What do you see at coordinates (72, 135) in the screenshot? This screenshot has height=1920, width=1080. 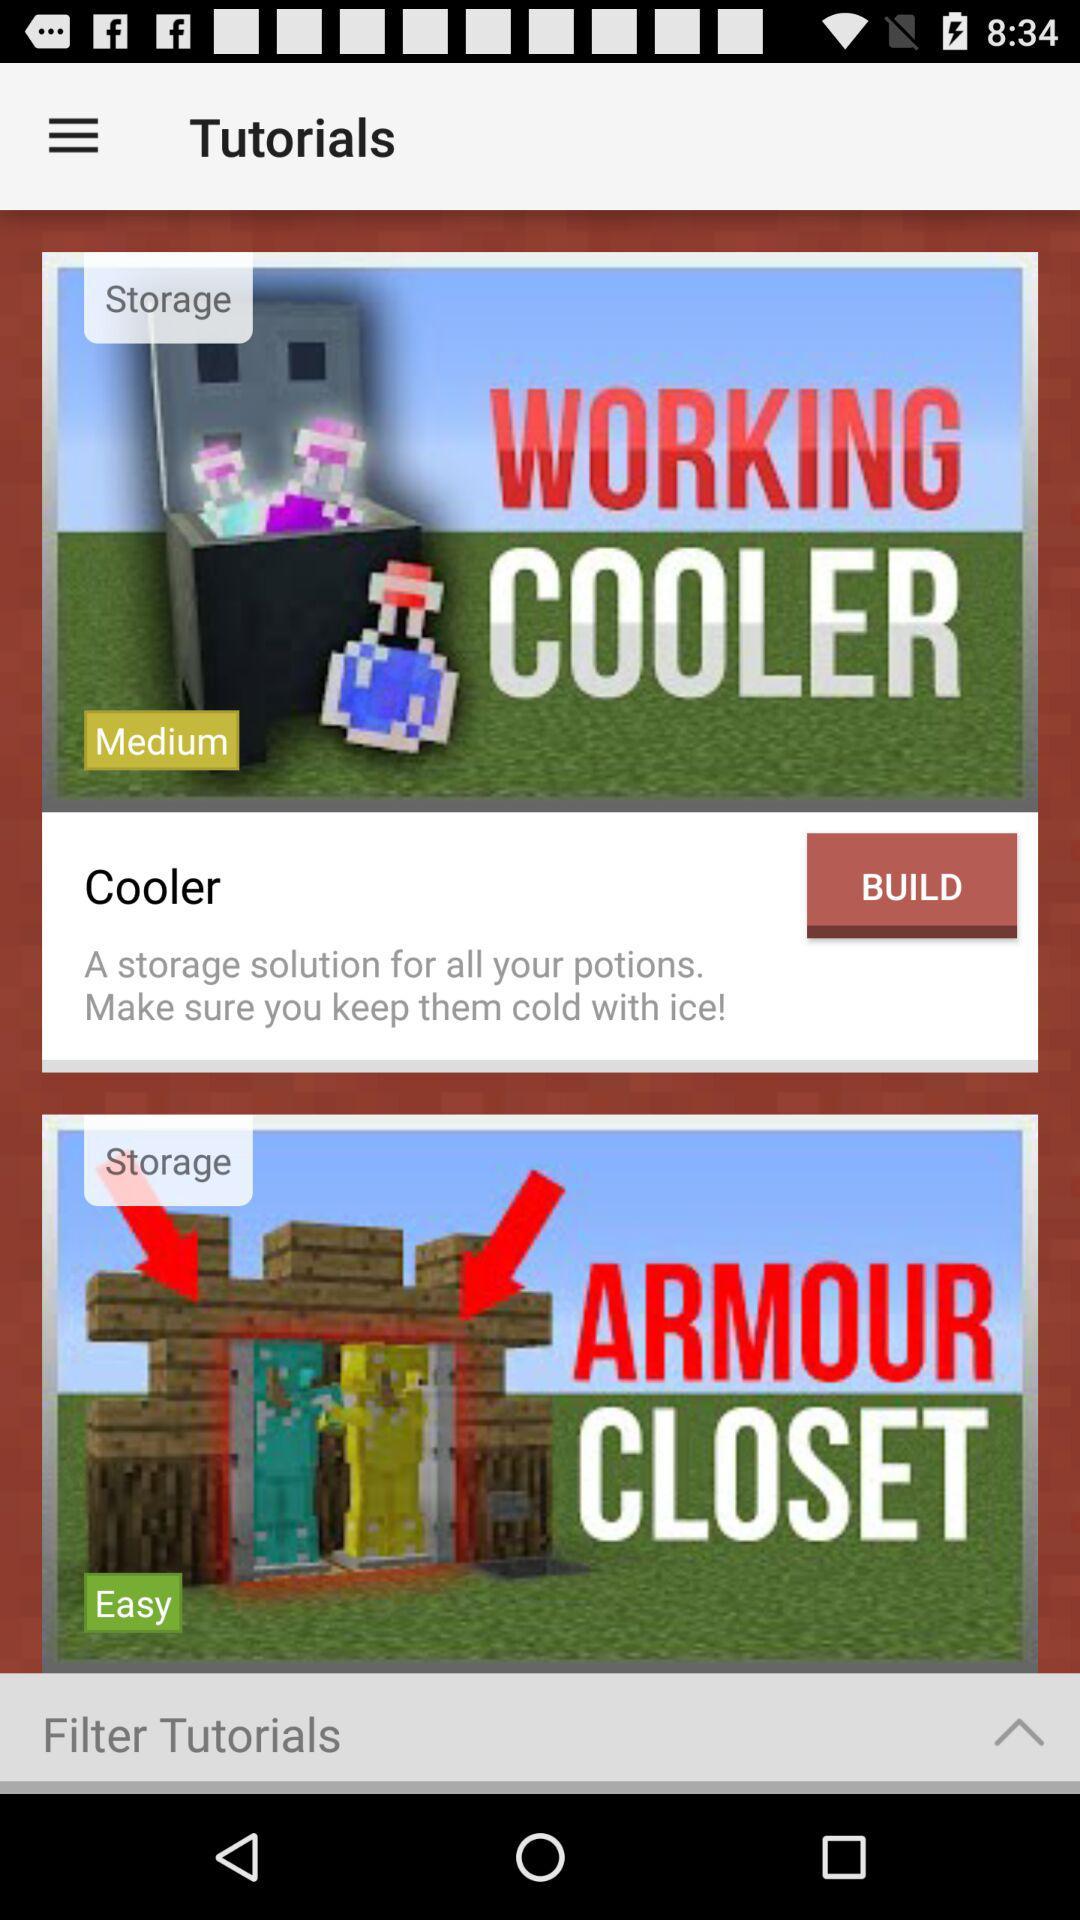 I see `item to the left of tutorials app` at bounding box center [72, 135].